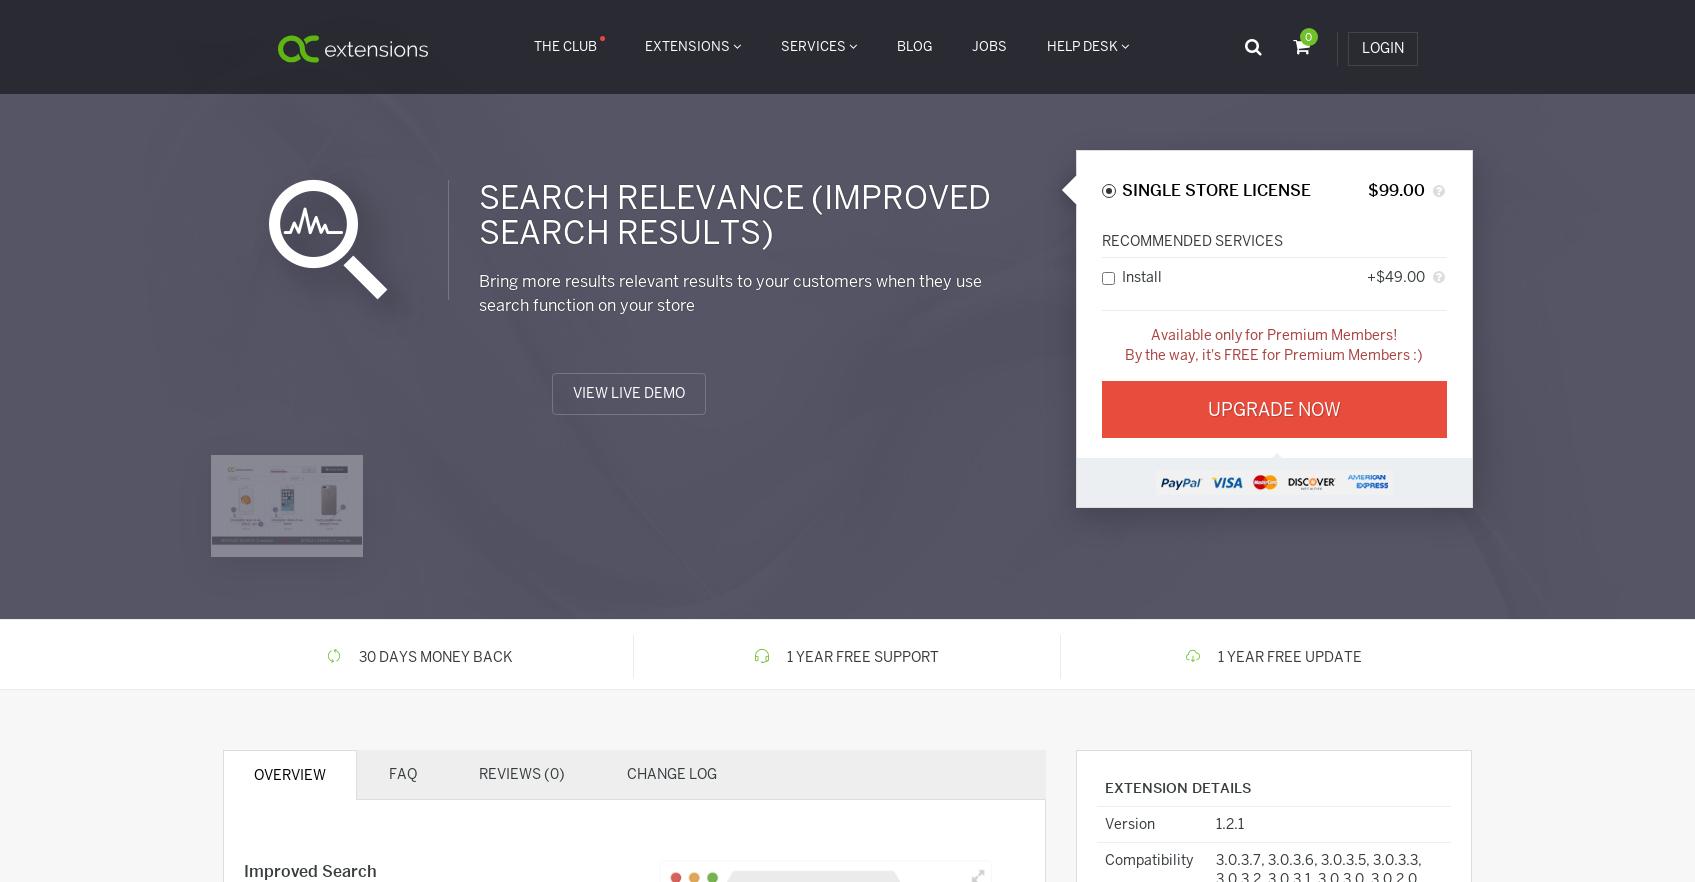  I want to click on 'Jobs', so click(988, 45).